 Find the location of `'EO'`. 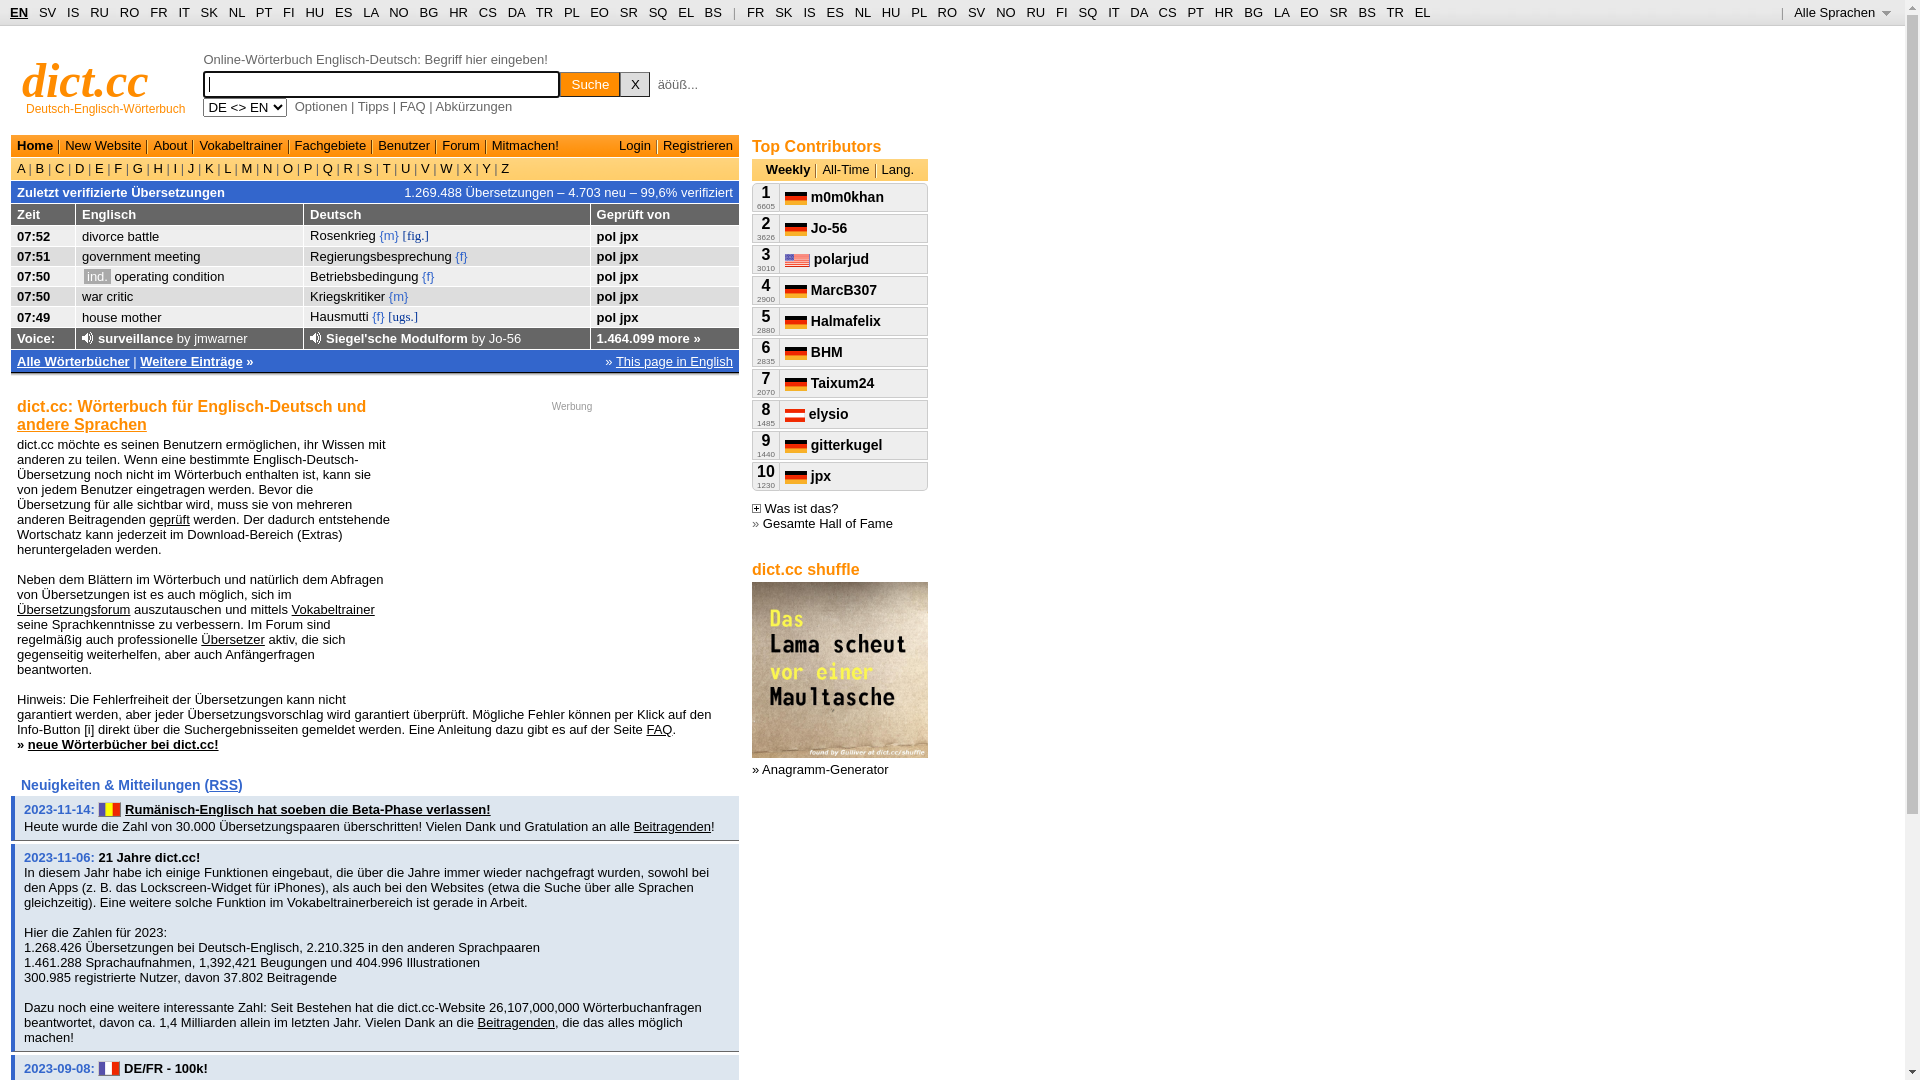

'EO' is located at coordinates (1309, 12).